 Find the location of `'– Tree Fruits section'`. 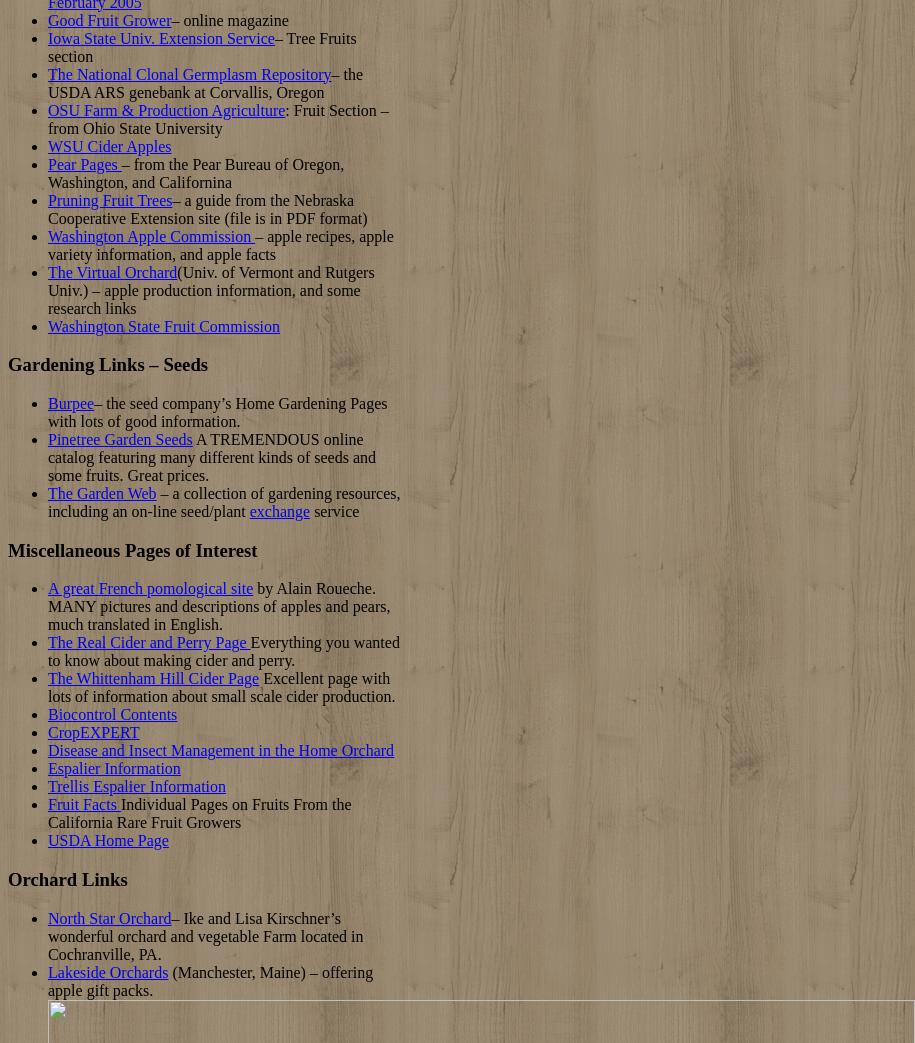

'– Tree Fruits section' is located at coordinates (48, 45).